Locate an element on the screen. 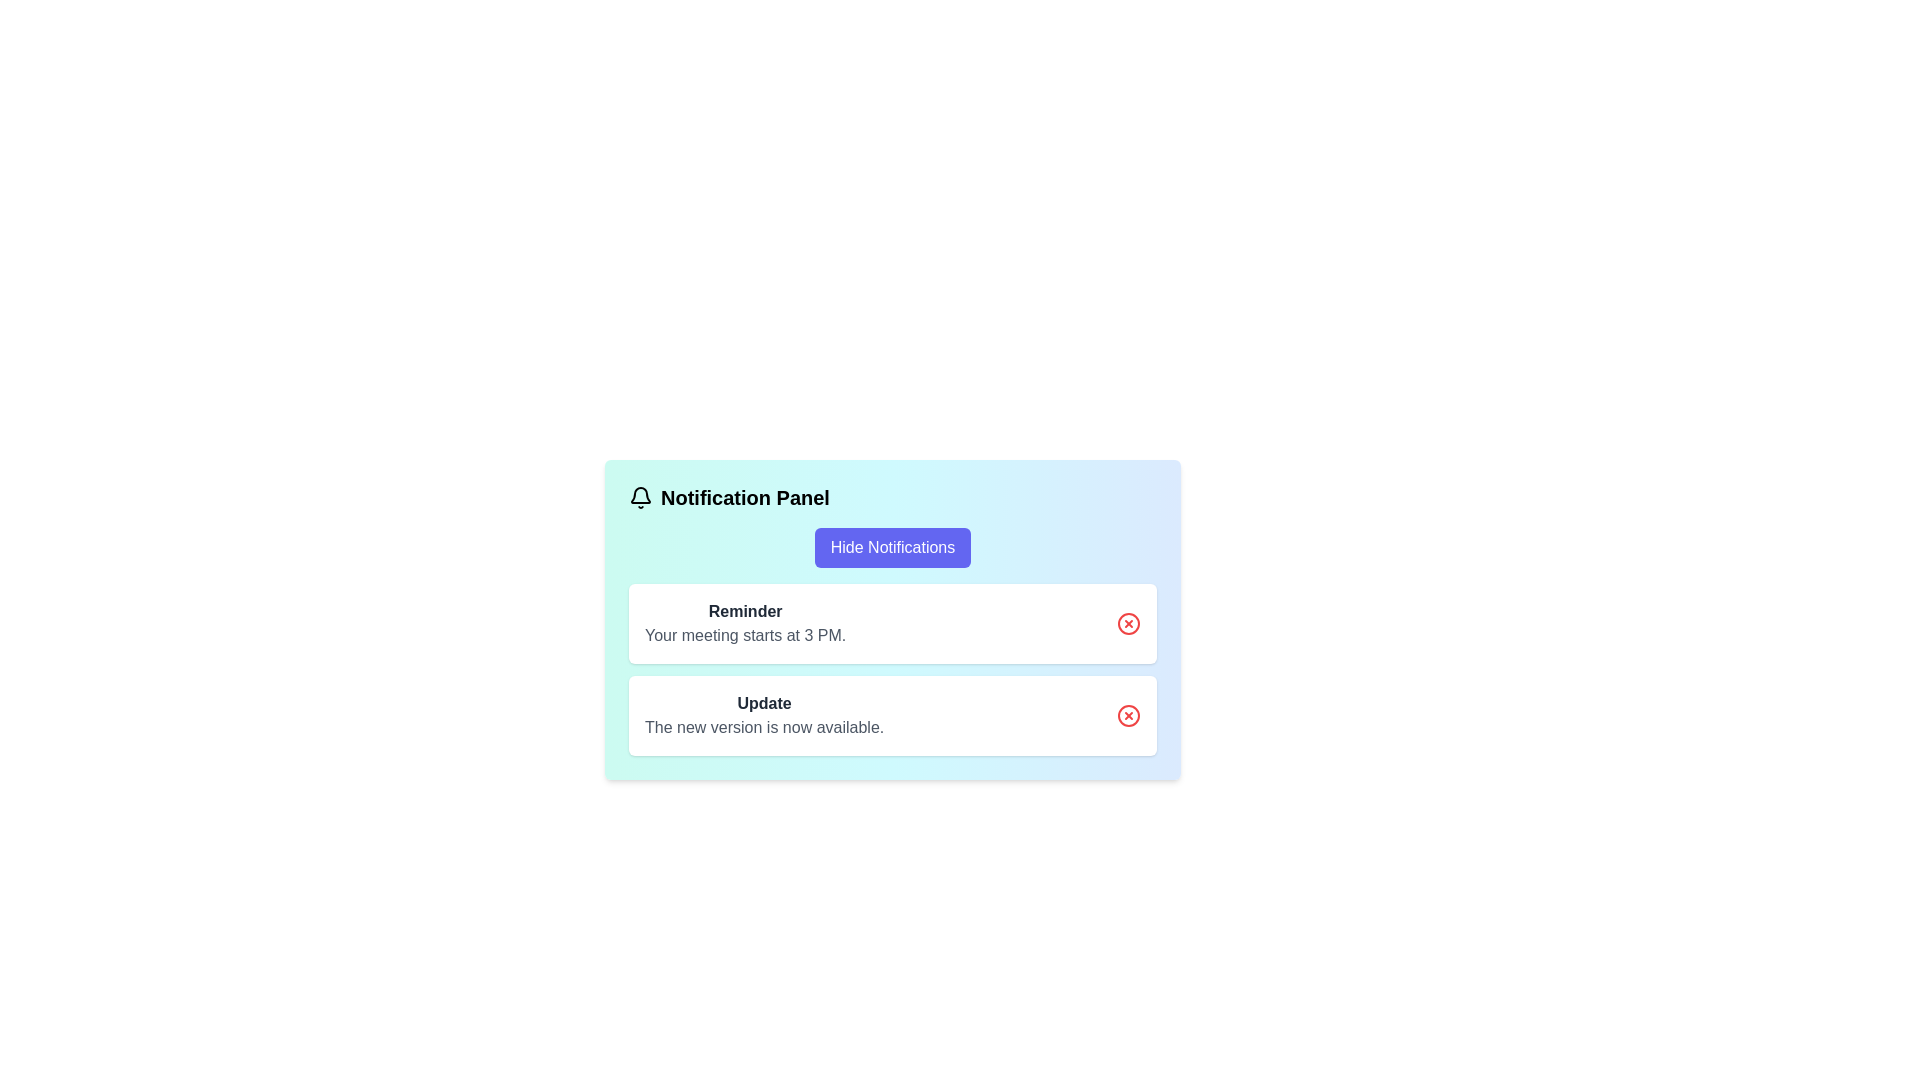 Image resolution: width=1920 pixels, height=1080 pixels. text of the notification block titled 'Reminder' which states 'Your meeting starts at 3 PM.' is located at coordinates (744, 623).